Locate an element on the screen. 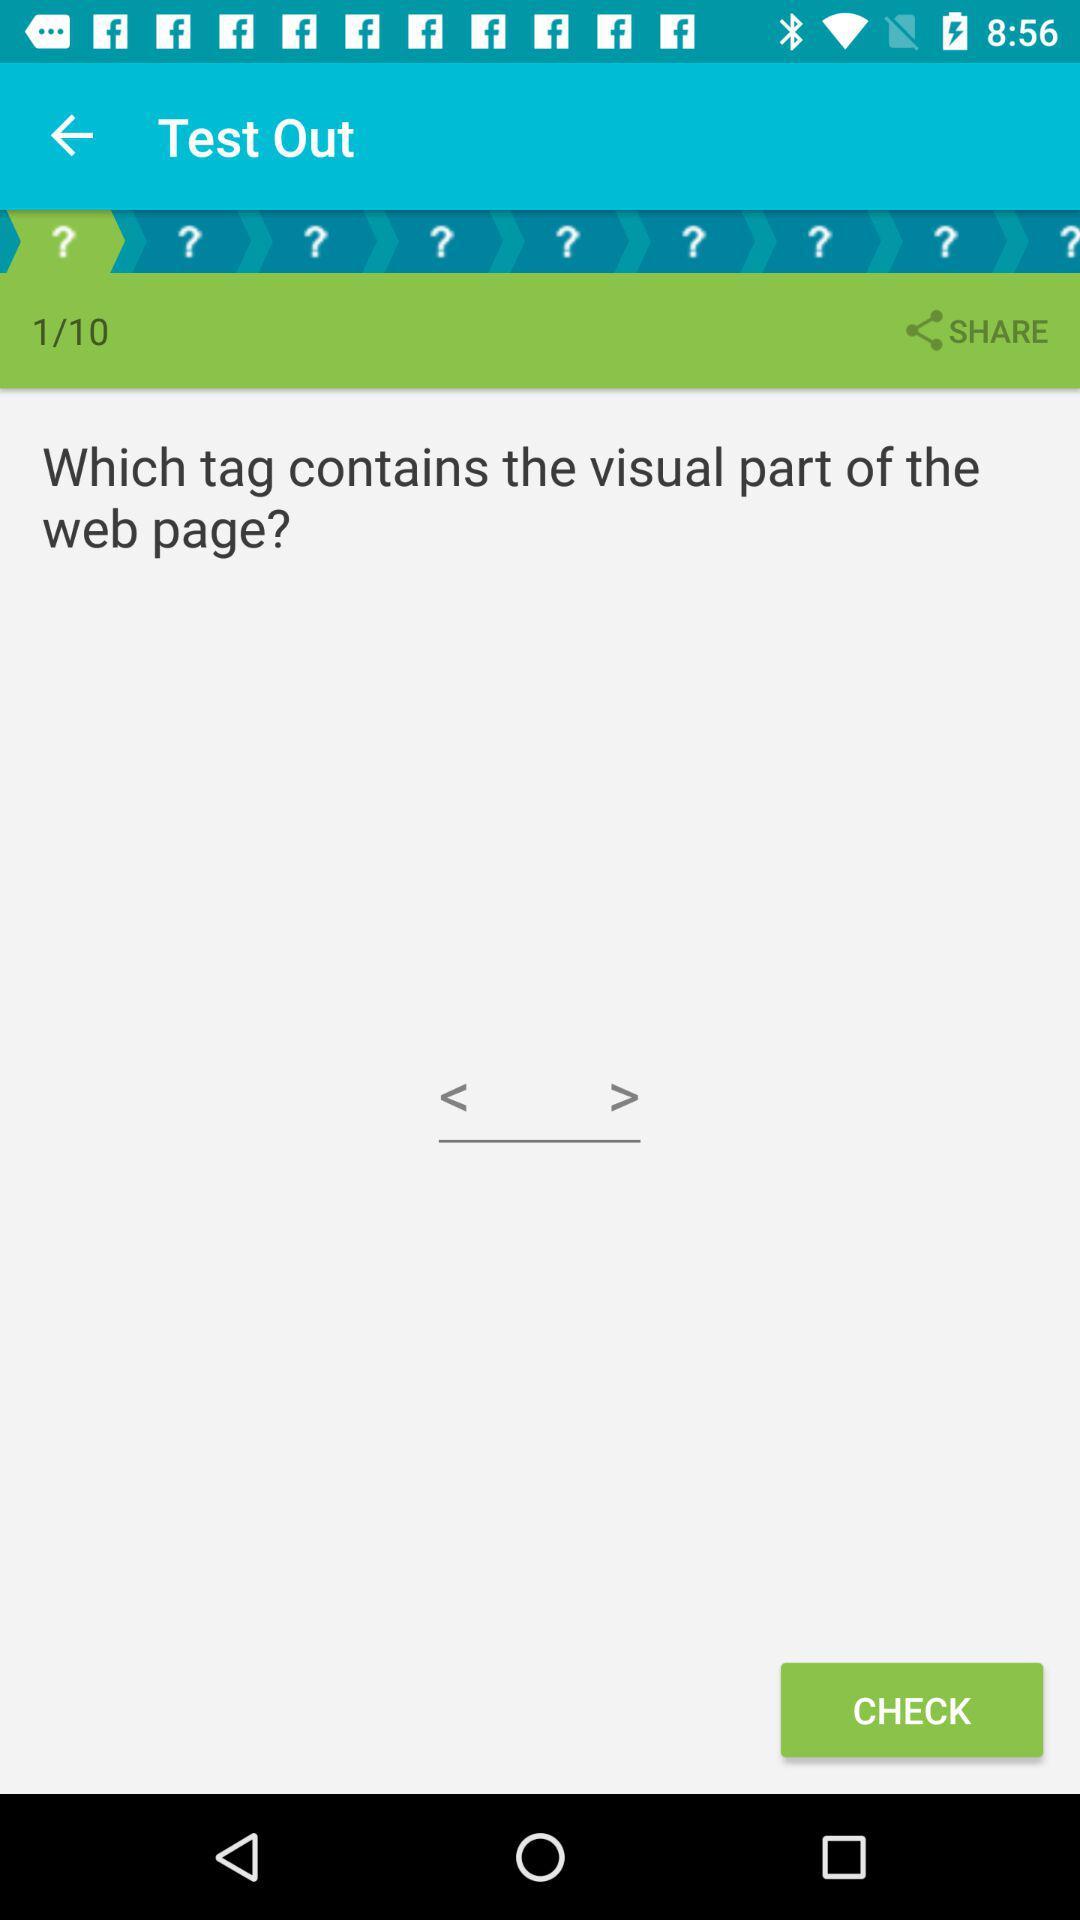 This screenshot has width=1080, height=1920. the fourth question icon from right is located at coordinates (692, 240).